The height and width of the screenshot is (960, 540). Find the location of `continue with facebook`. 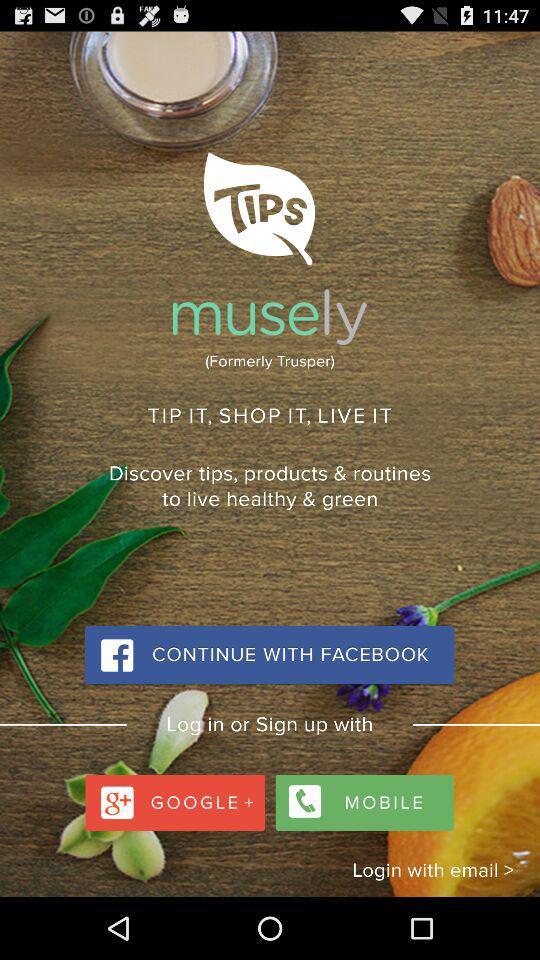

continue with facebook is located at coordinates (269, 654).